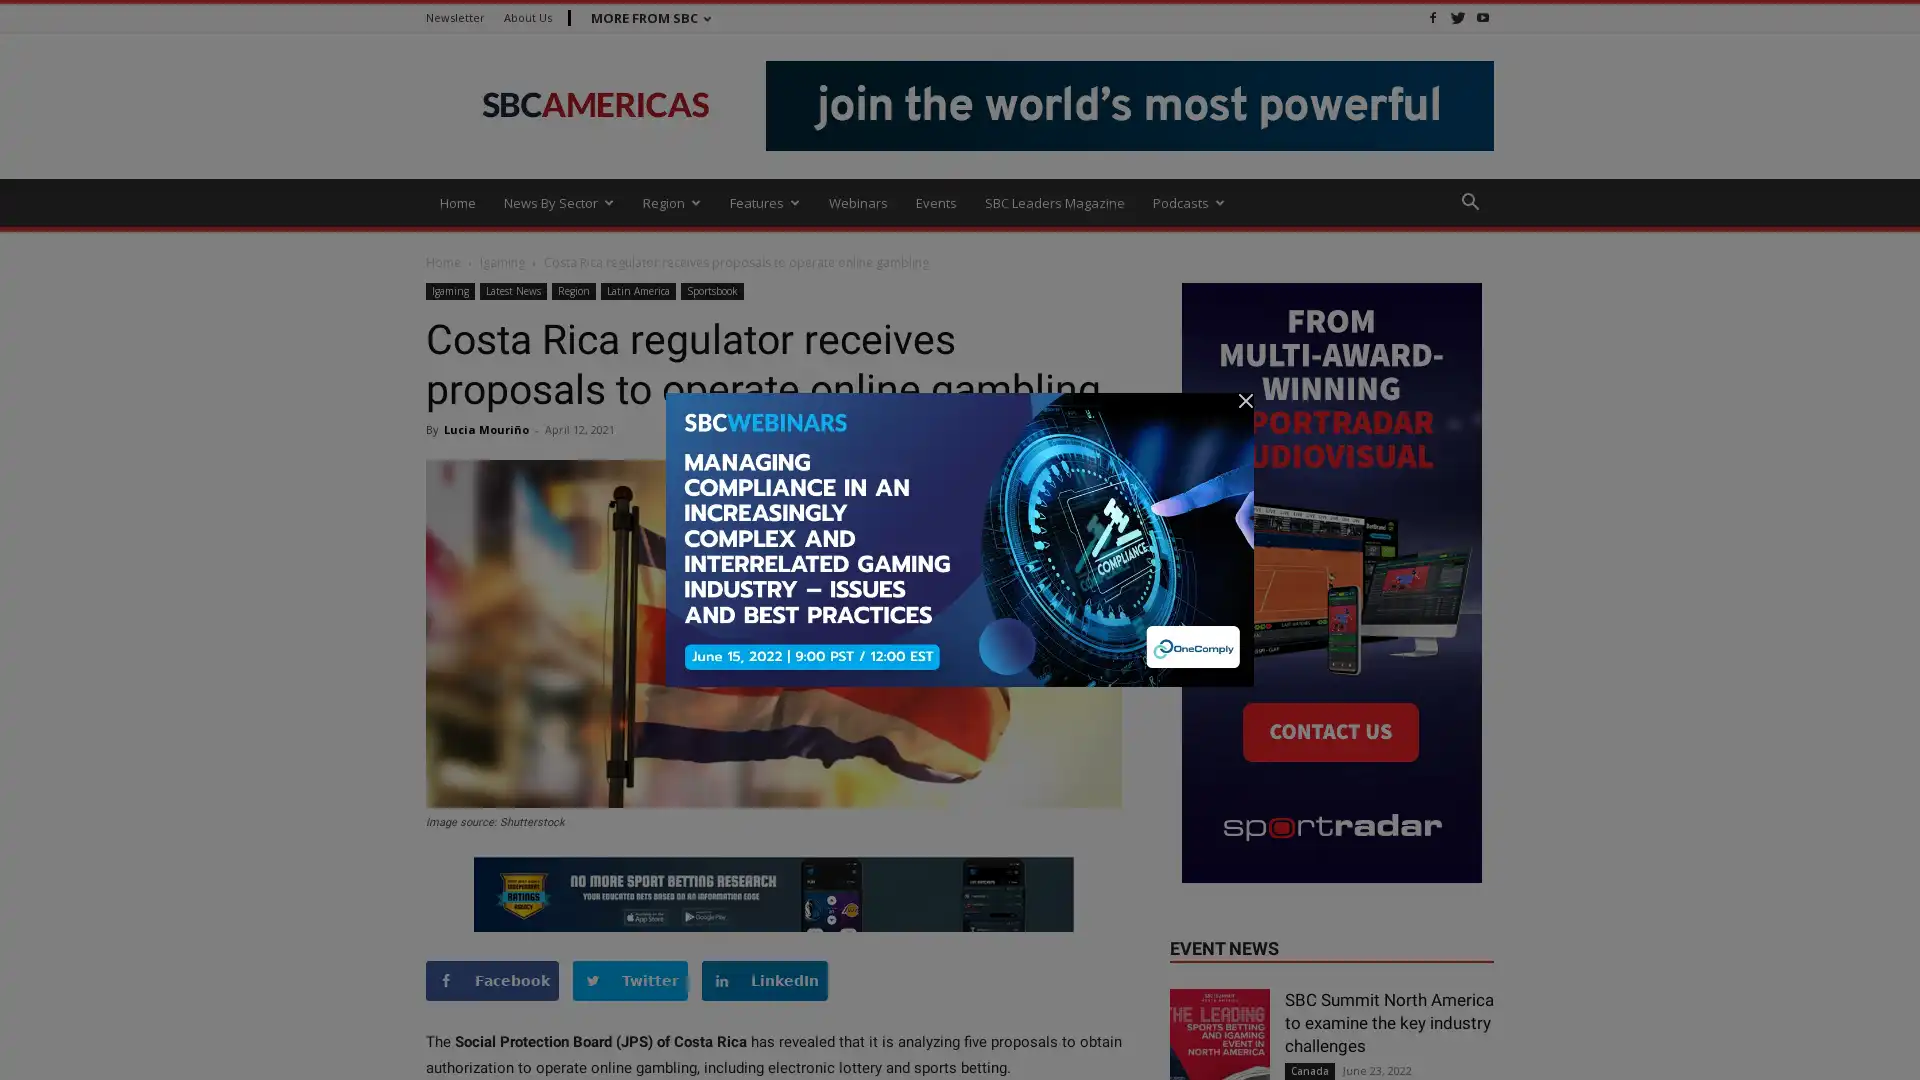 This screenshot has width=1920, height=1080. What do you see at coordinates (1246, 1051) in the screenshot?
I see `GET TICKETS` at bounding box center [1246, 1051].